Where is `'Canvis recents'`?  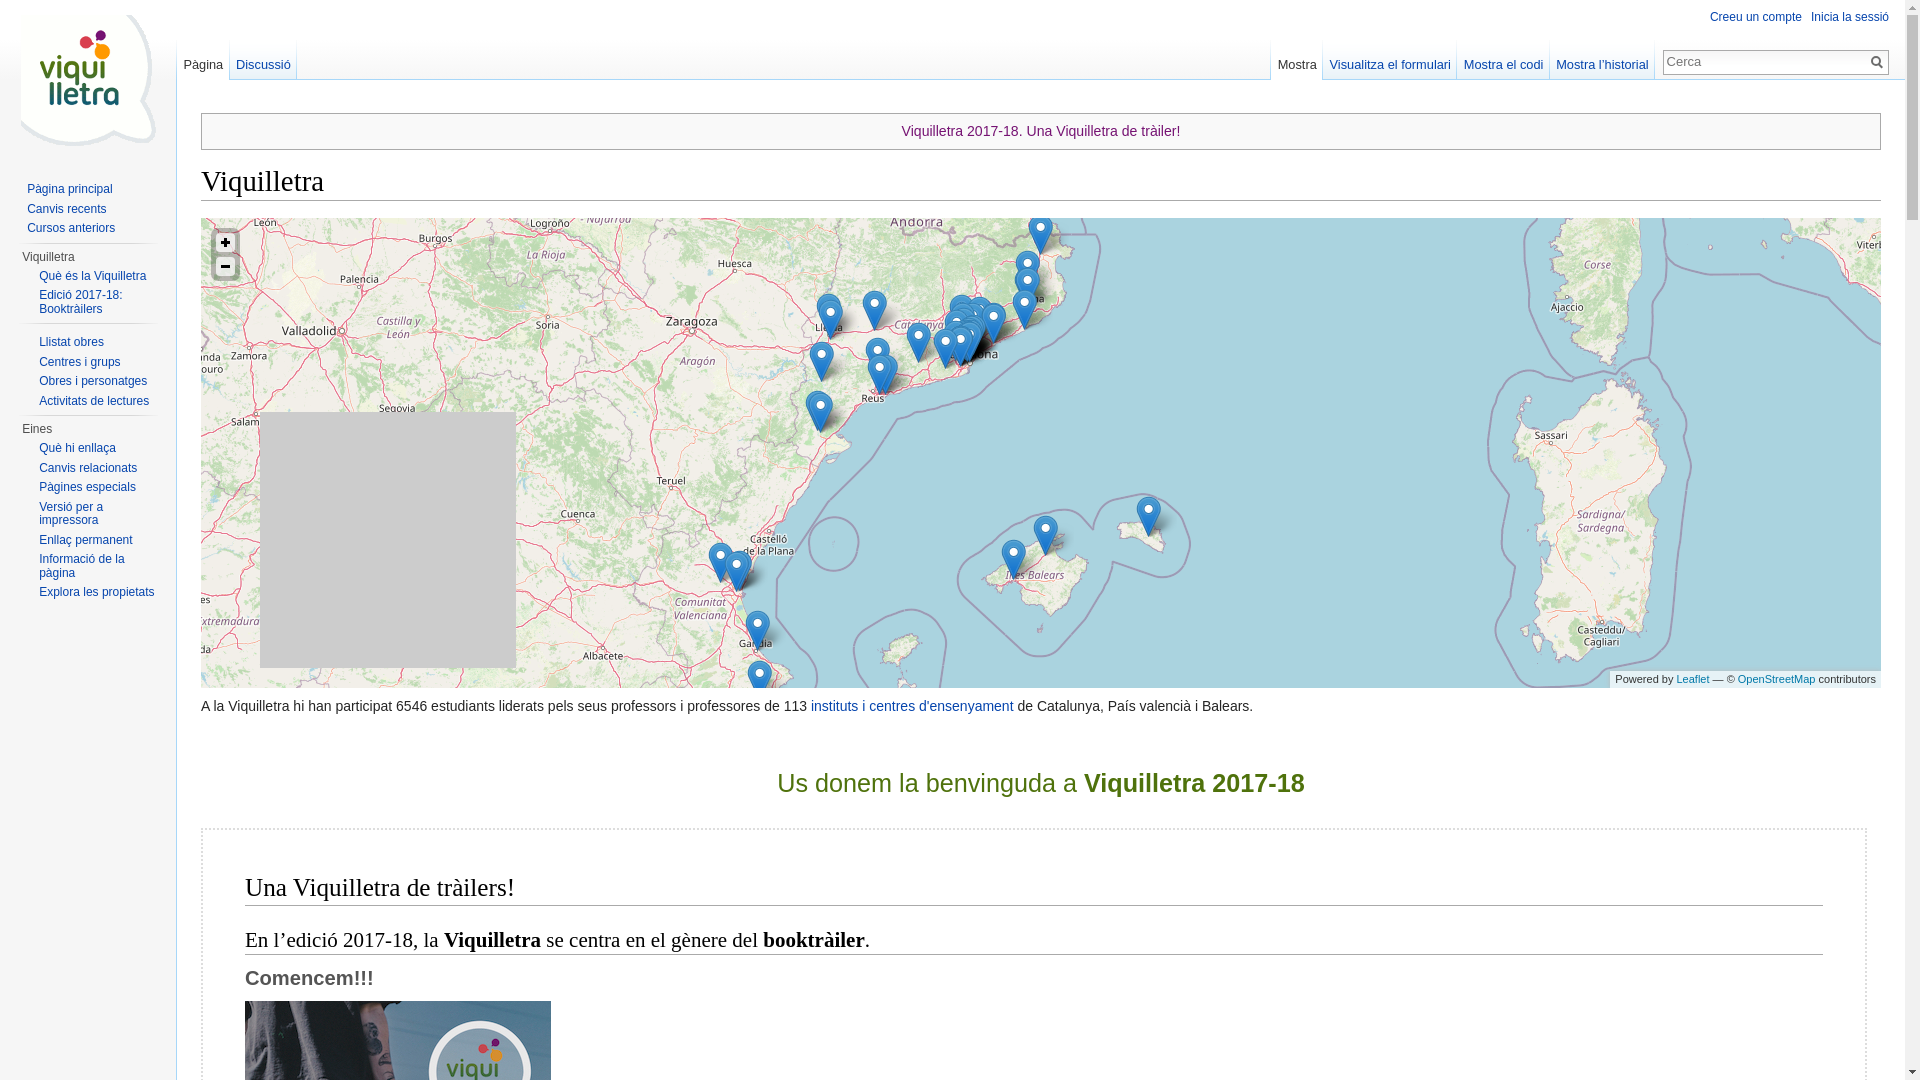 'Canvis recents' is located at coordinates (27, 208).